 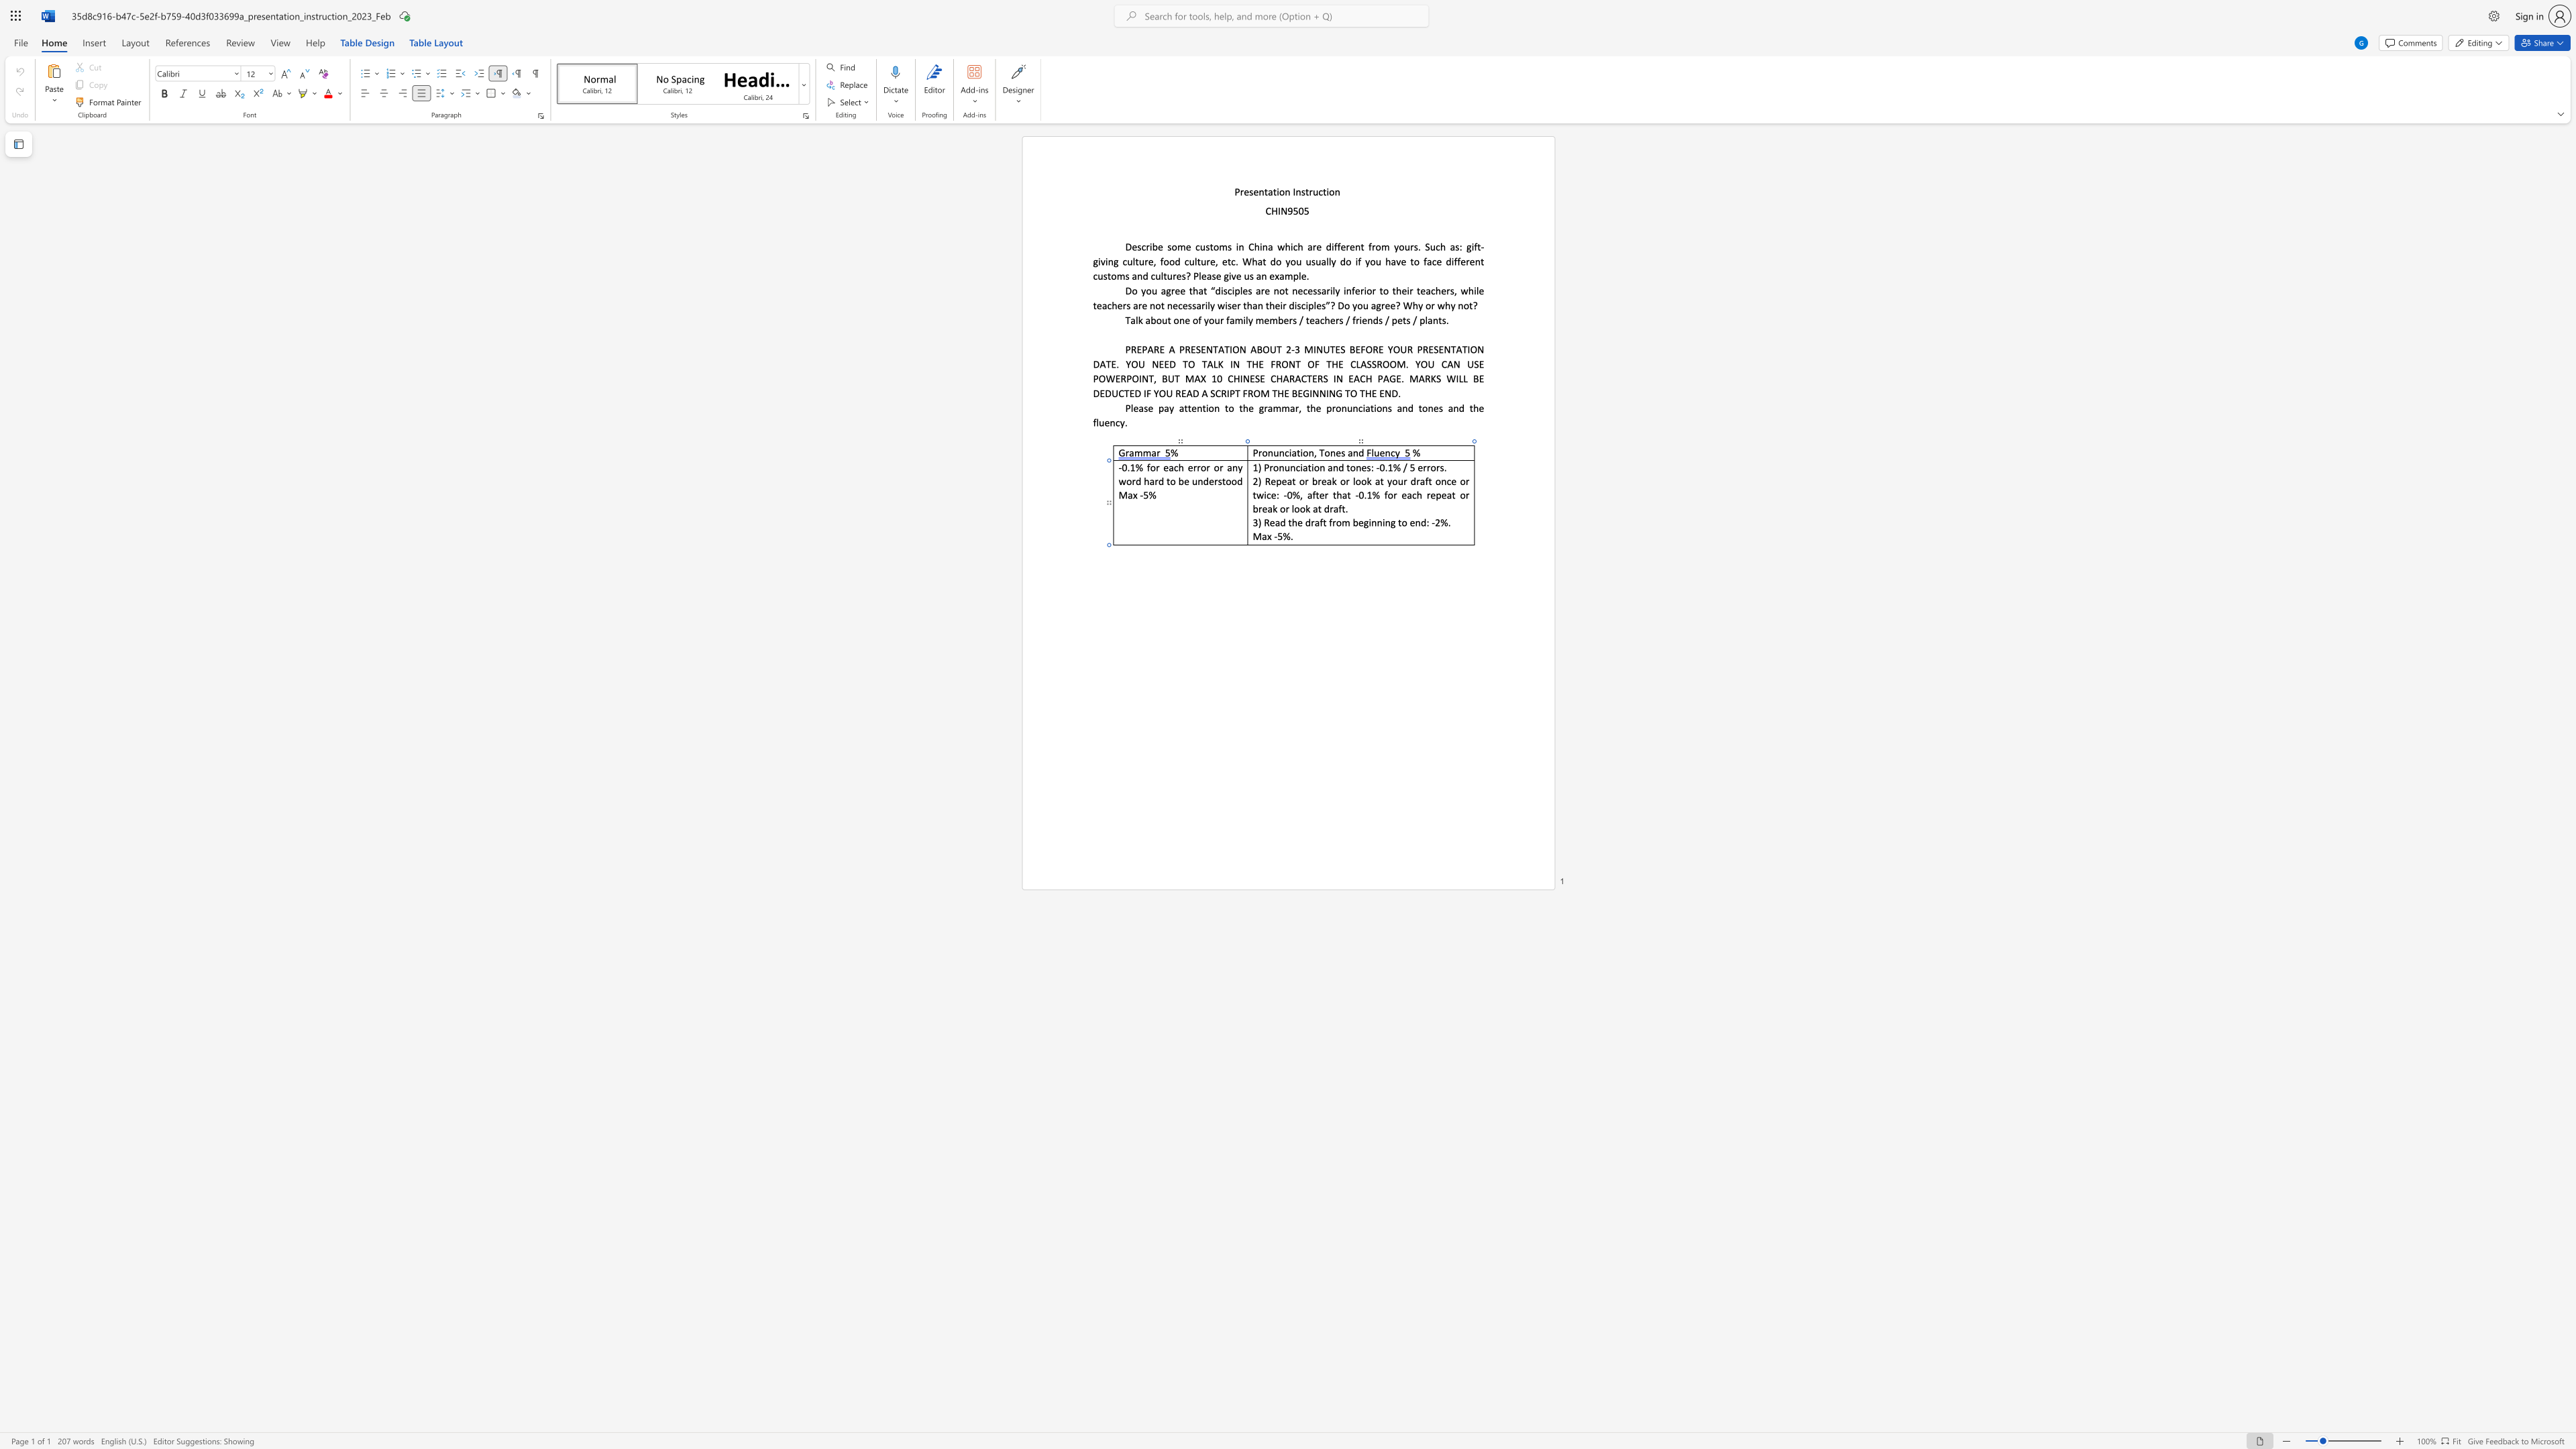 What do you see at coordinates (1428, 494) in the screenshot?
I see `the 9th character "r" in the text` at bounding box center [1428, 494].